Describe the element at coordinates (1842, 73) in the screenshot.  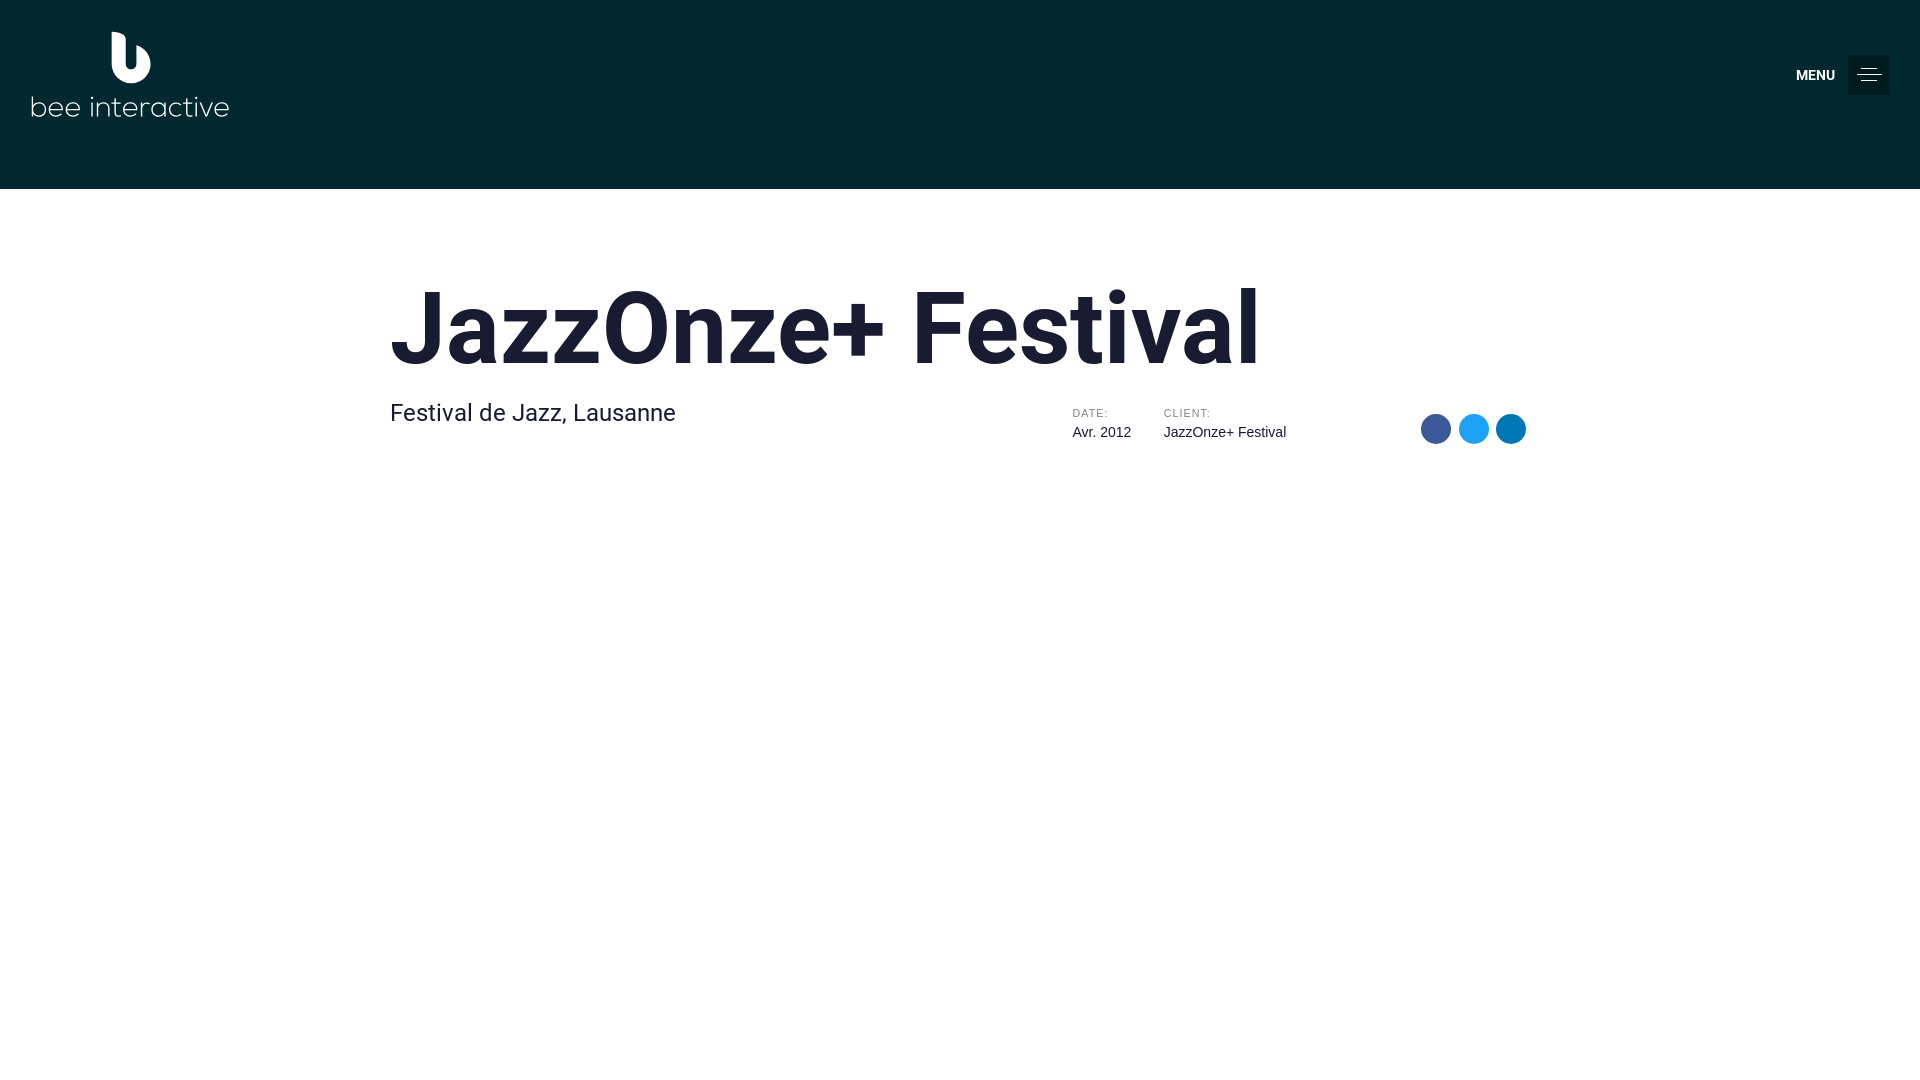
I see `'MENU'` at that location.